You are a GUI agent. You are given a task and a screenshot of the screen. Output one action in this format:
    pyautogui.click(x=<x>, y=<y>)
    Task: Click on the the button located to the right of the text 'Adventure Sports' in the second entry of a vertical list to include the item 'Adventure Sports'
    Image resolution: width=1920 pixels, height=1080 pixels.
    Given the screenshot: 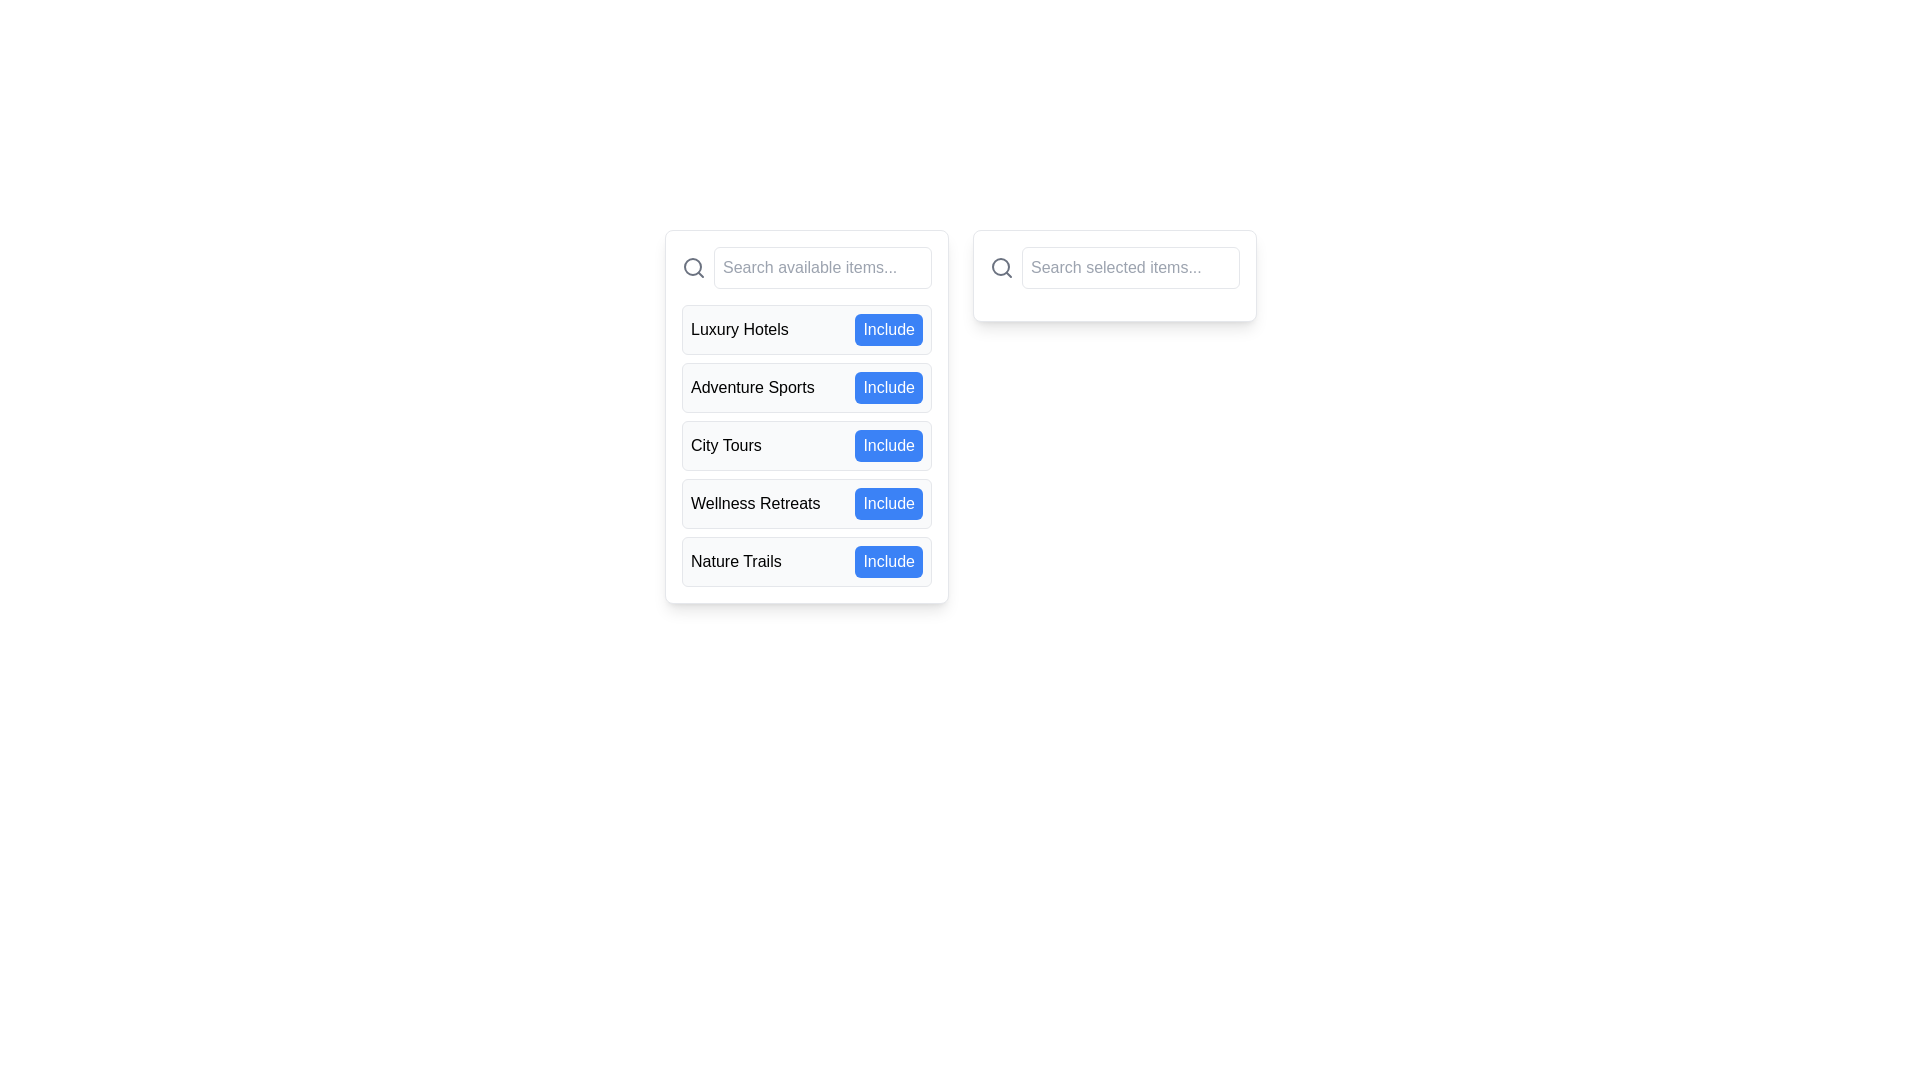 What is the action you would take?
    pyautogui.click(x=888, y=388)
    